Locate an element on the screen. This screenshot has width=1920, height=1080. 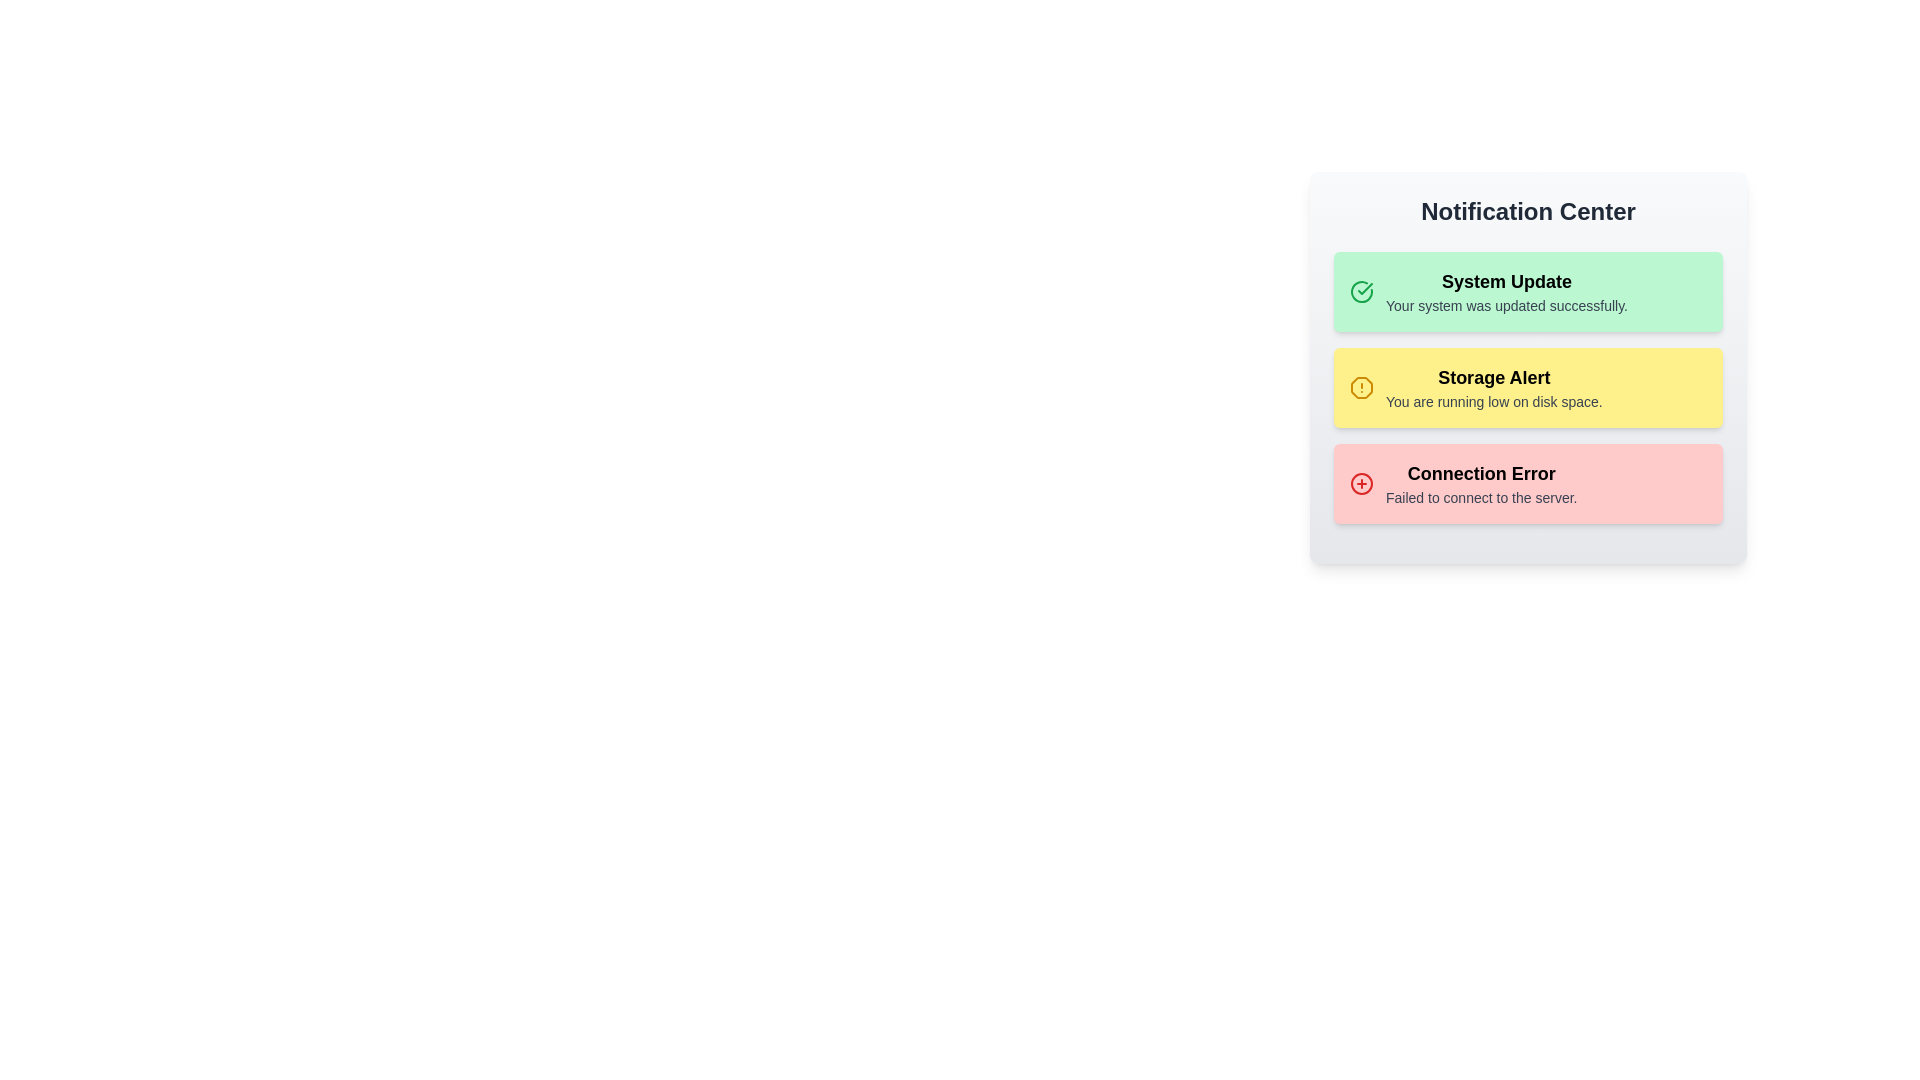
the notification icon for System Update is located at coordinates (1361, 292).